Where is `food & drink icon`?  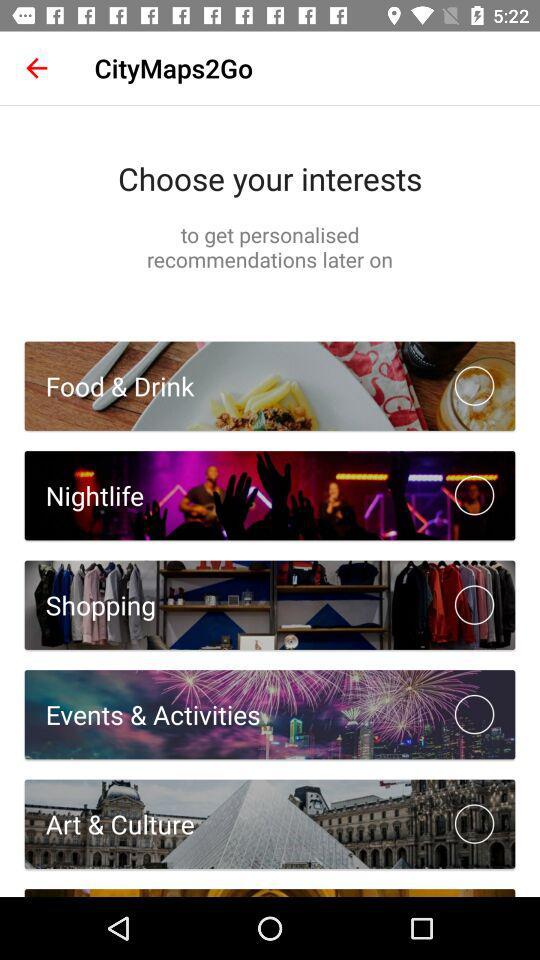
food & drink icon is located at coordinates (109, 385).